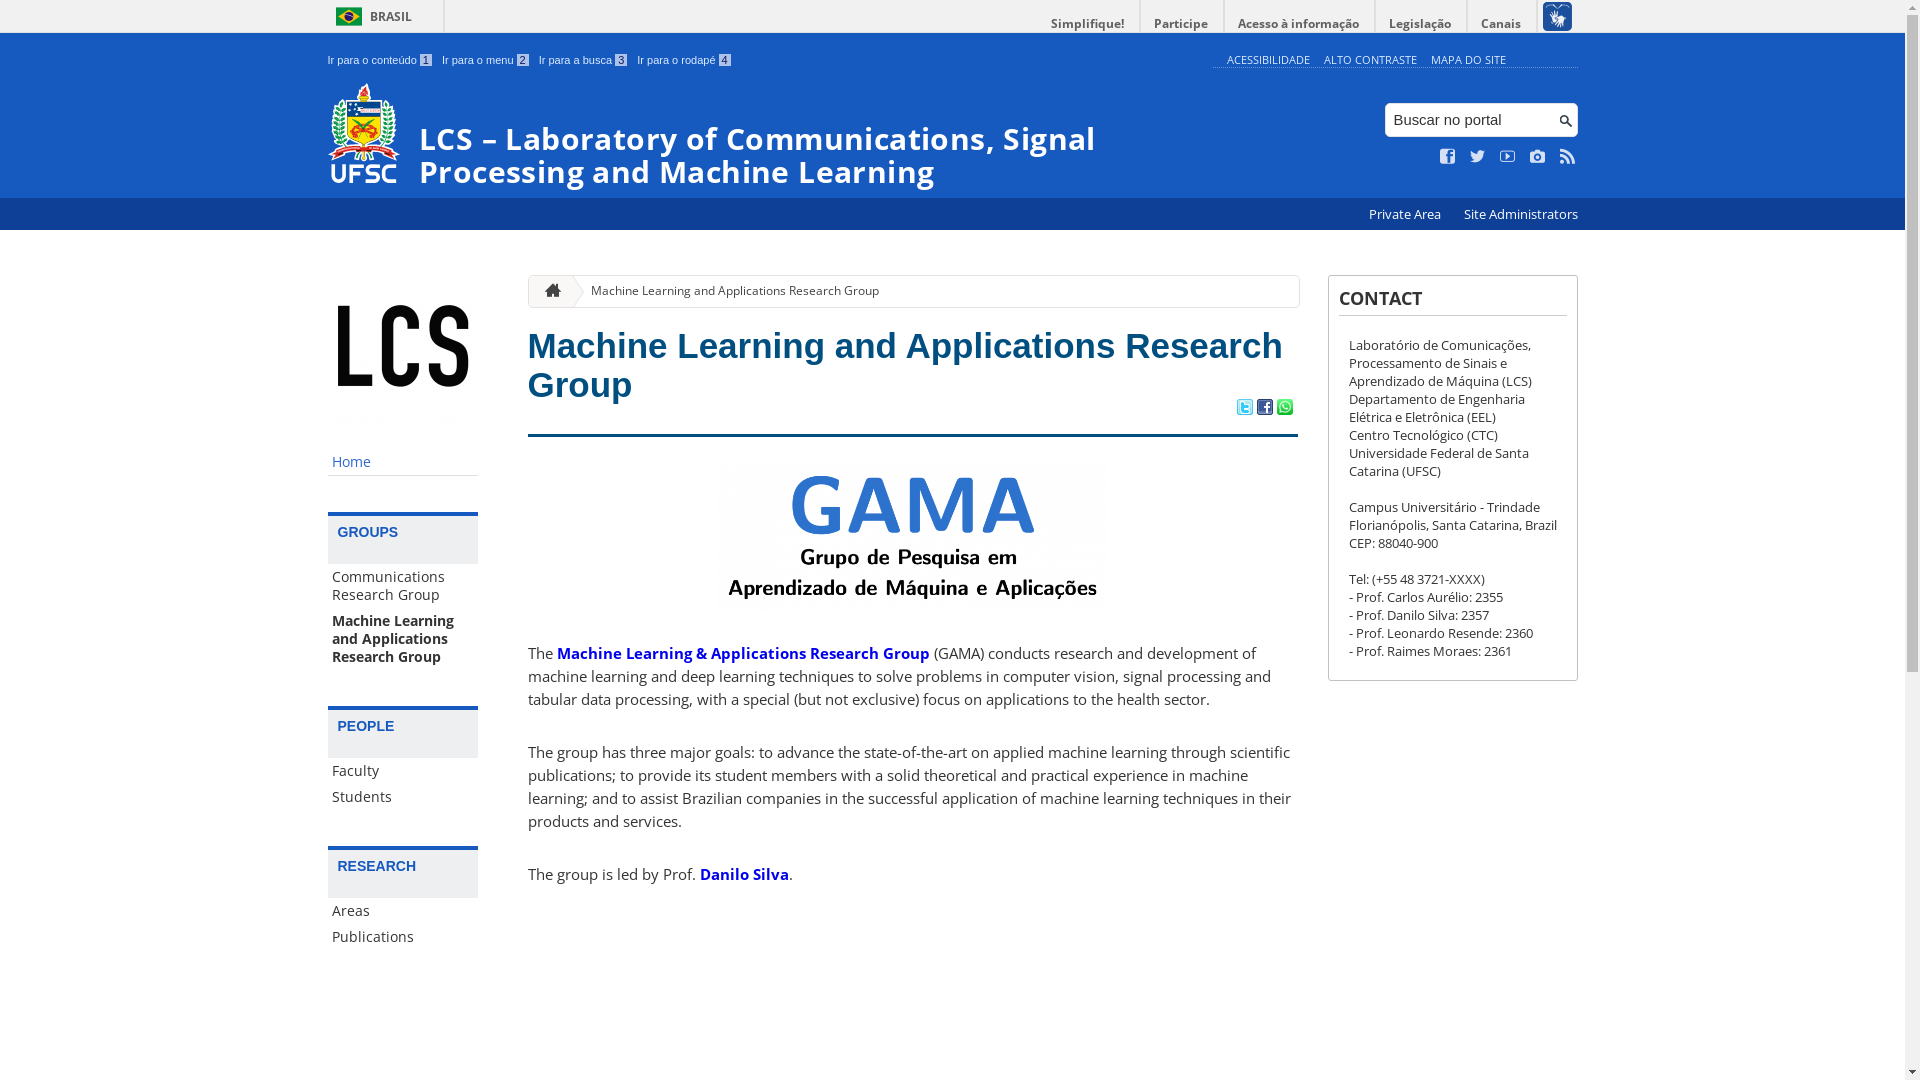 Image resolution: width=1920 pixels, height=1080 pixels. What do you see at coordinates (582, 59) in the screenshot?
I see `'Ir para a busca 3'` at bounding box center [582, 59].